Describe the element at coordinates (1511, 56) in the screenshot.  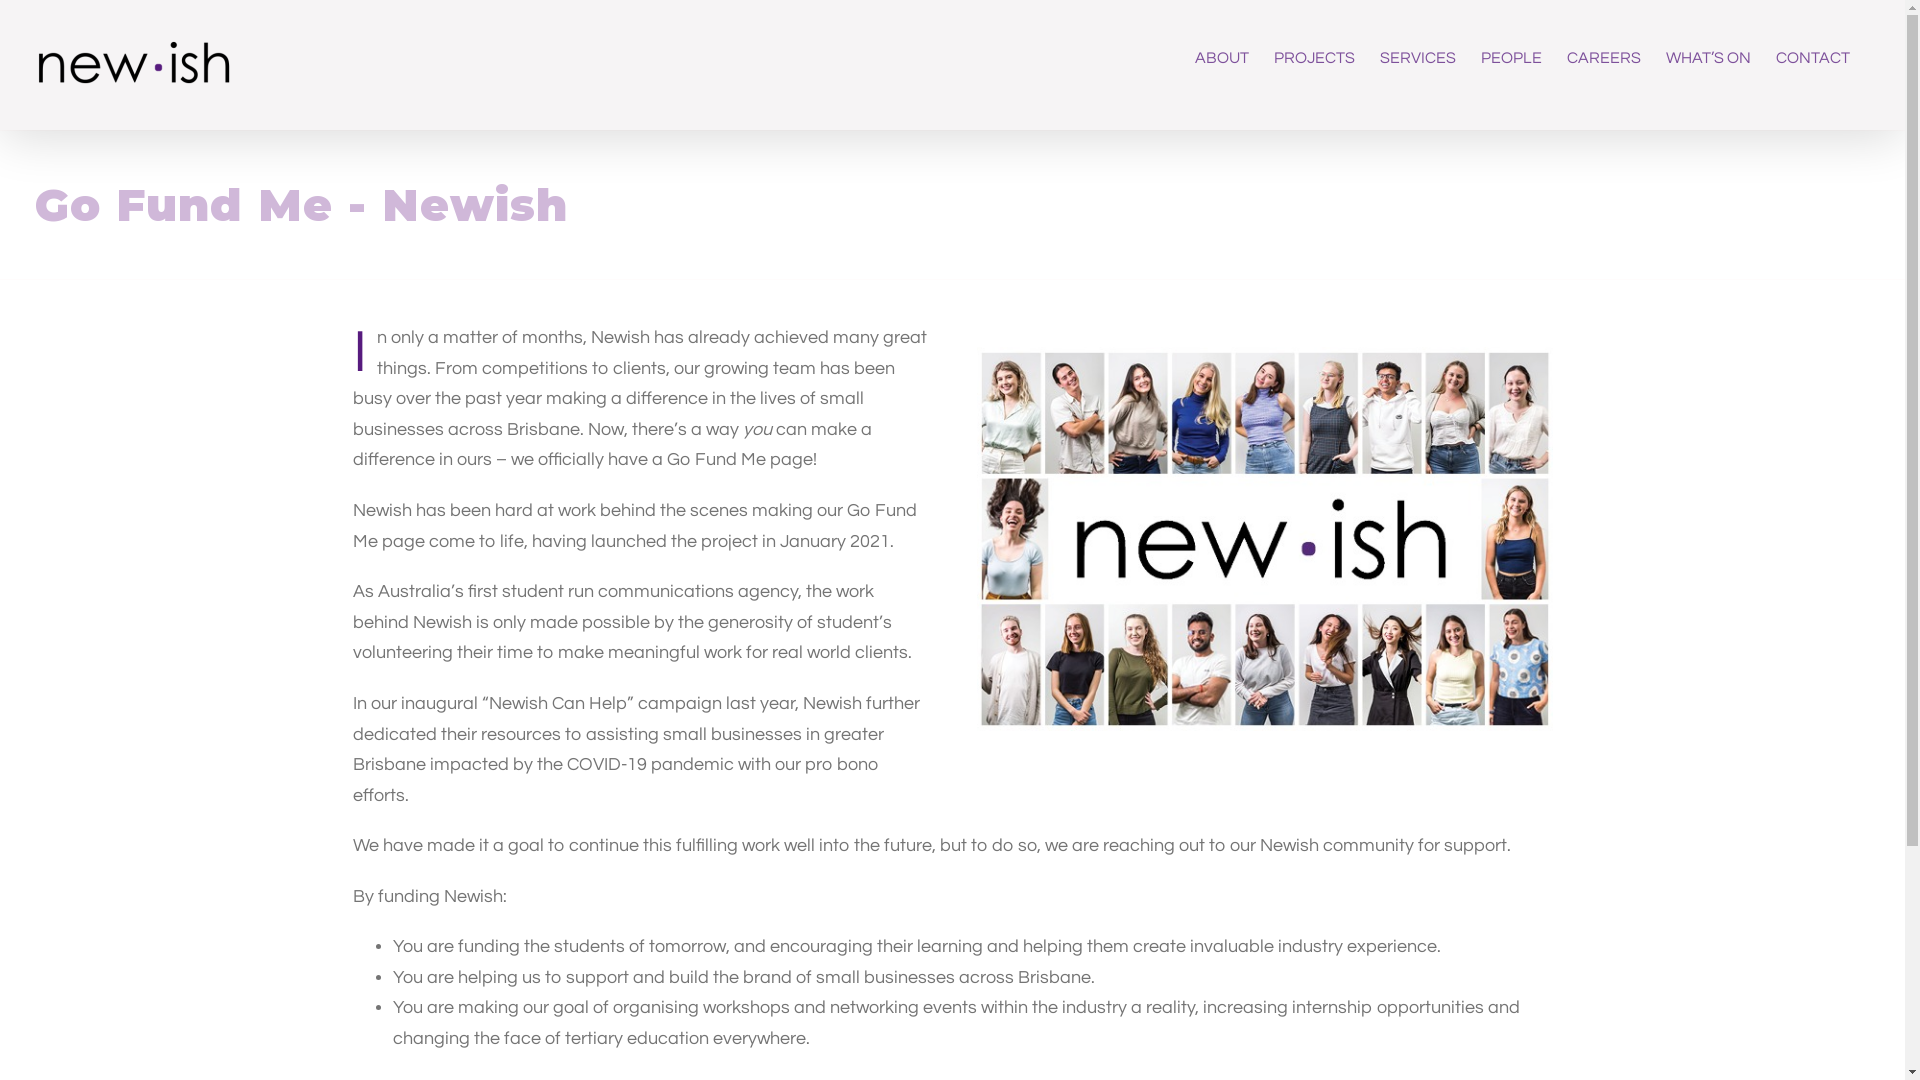
I see `'PEOPLE'` at that location.